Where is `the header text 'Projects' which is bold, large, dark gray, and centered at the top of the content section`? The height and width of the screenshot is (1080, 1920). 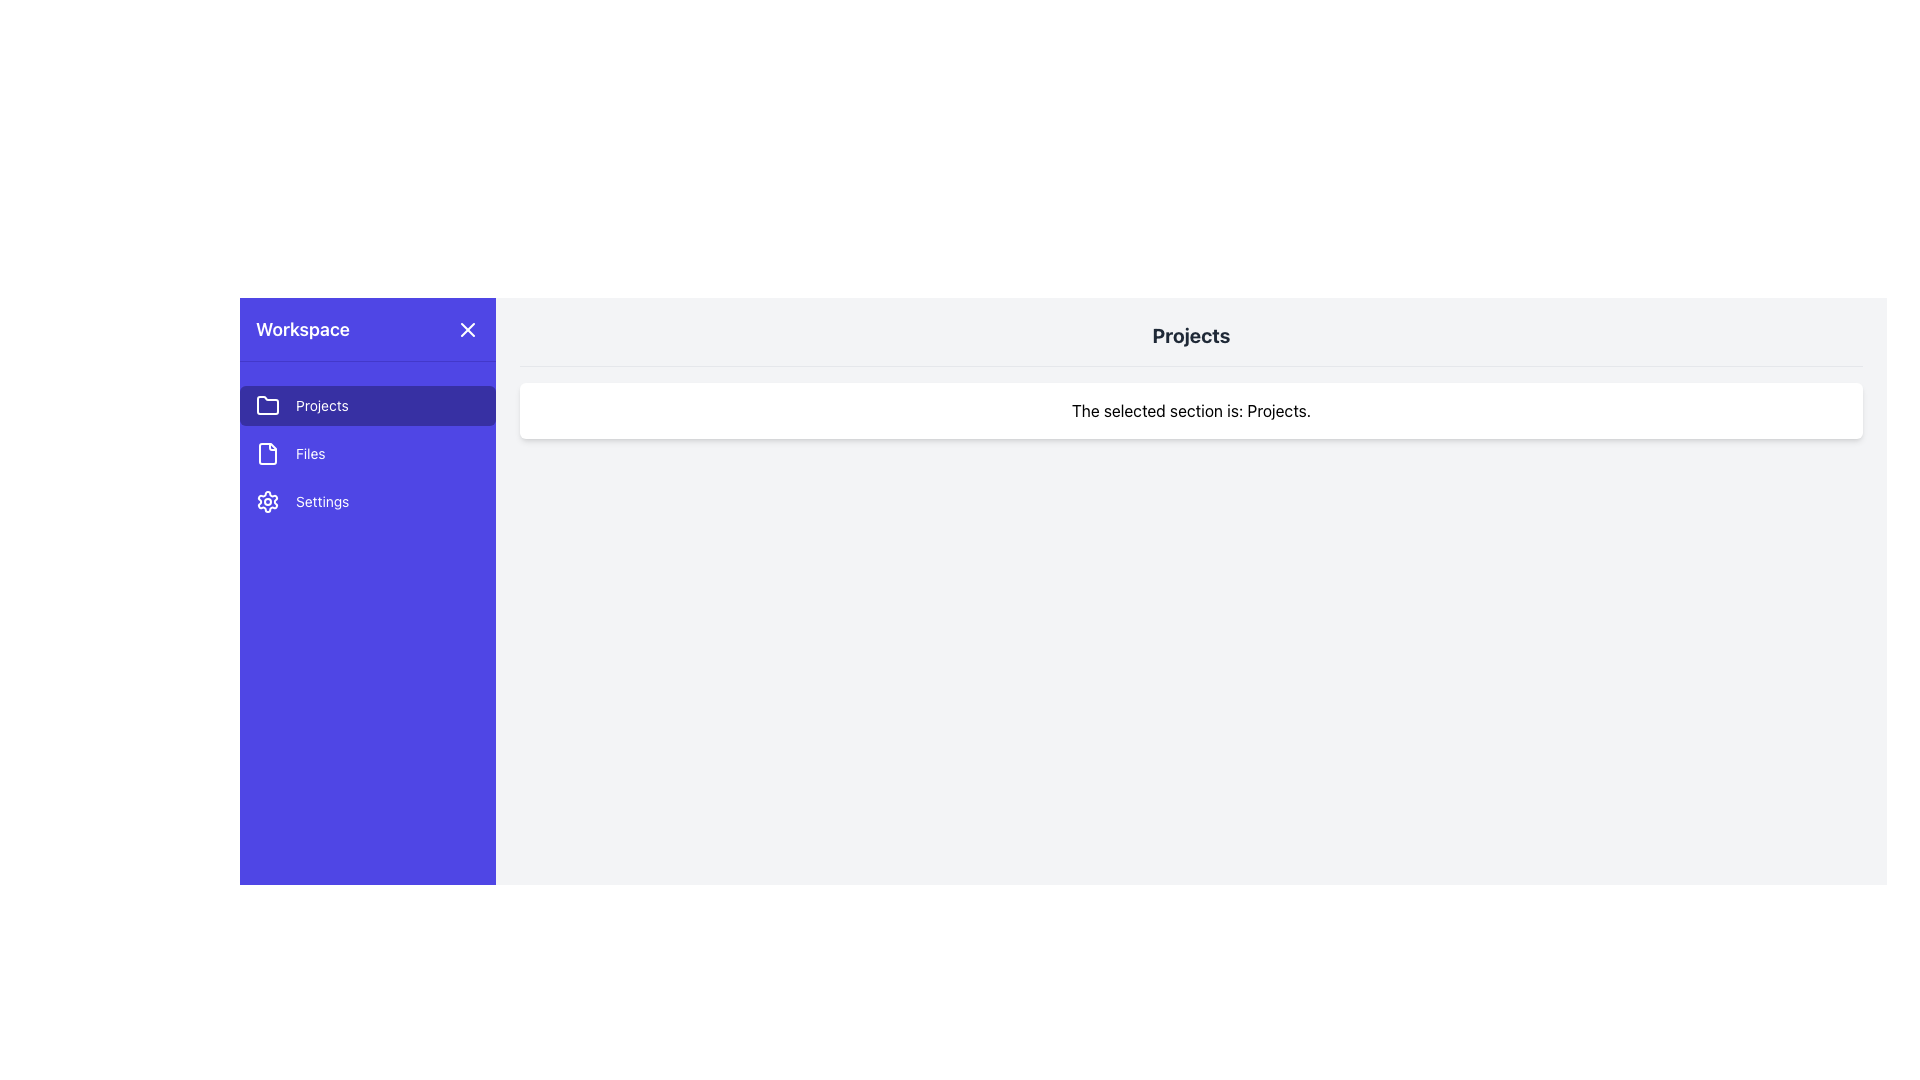
the header text 'Projects' which is bold, large, dark gray, and centered at the top of the content section is located at coordinates (1191, 334).